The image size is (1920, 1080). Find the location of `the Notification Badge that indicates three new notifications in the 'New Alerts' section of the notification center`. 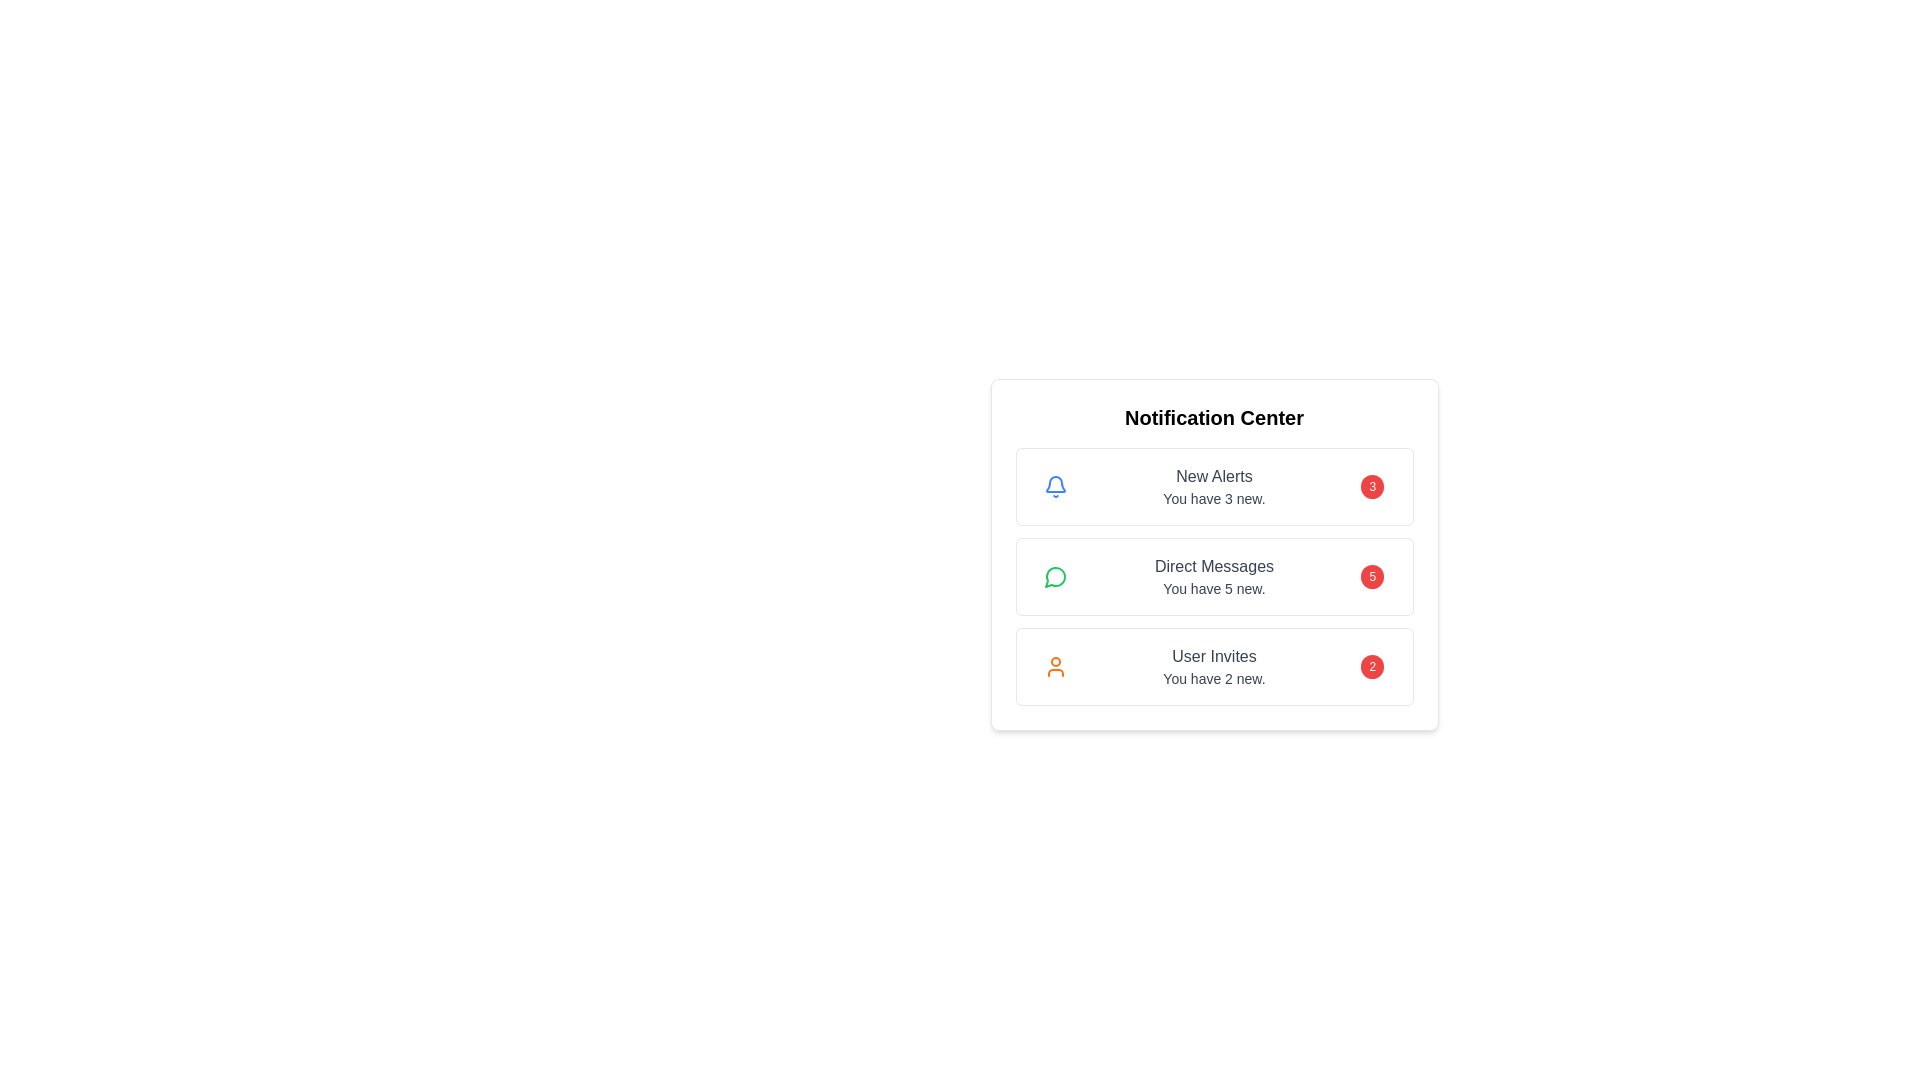

the Notification Badge that indicates three new notifications in the 'New Alerts' section of the notification center is located at coordinates (1371, 486).